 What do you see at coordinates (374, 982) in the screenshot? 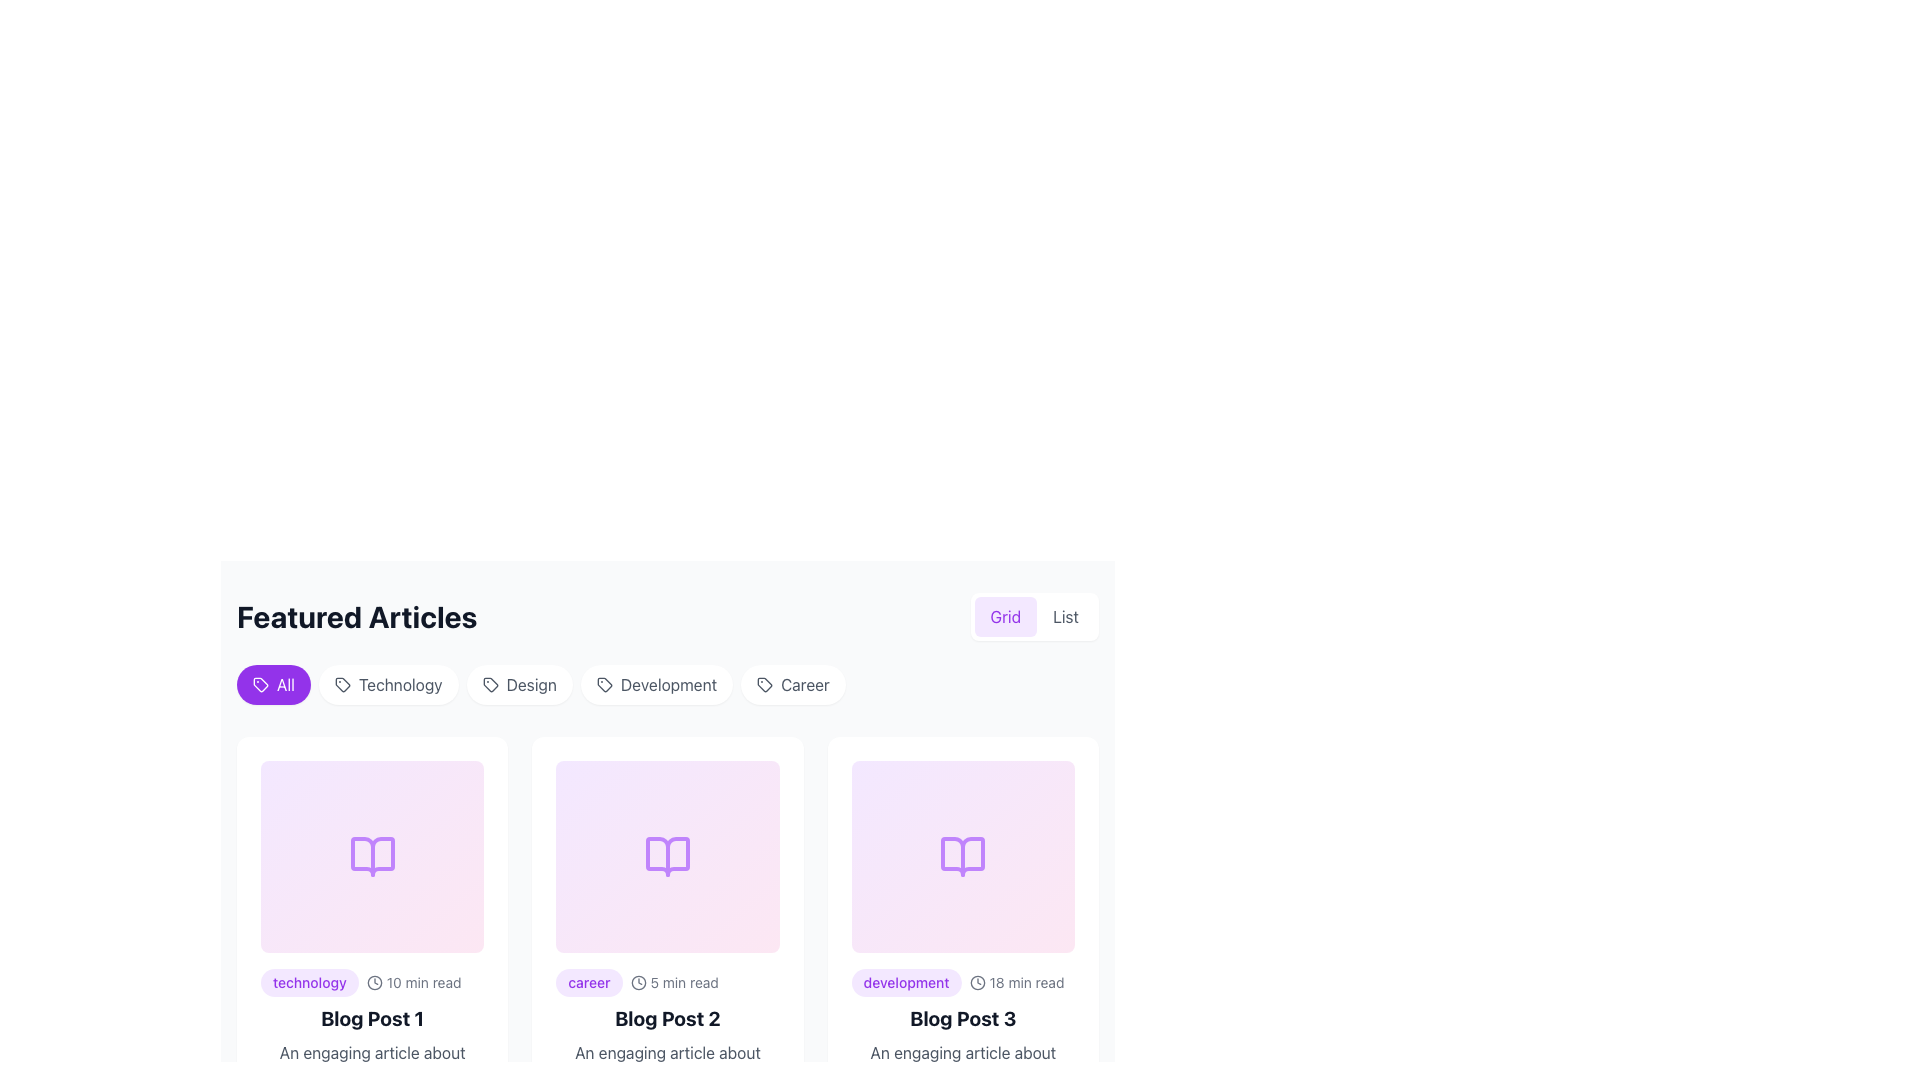
I see `the clock icon located to the left of the text '10 min read' within the label area of 'Blog Post 1.'` at bounding box center [374, 982].